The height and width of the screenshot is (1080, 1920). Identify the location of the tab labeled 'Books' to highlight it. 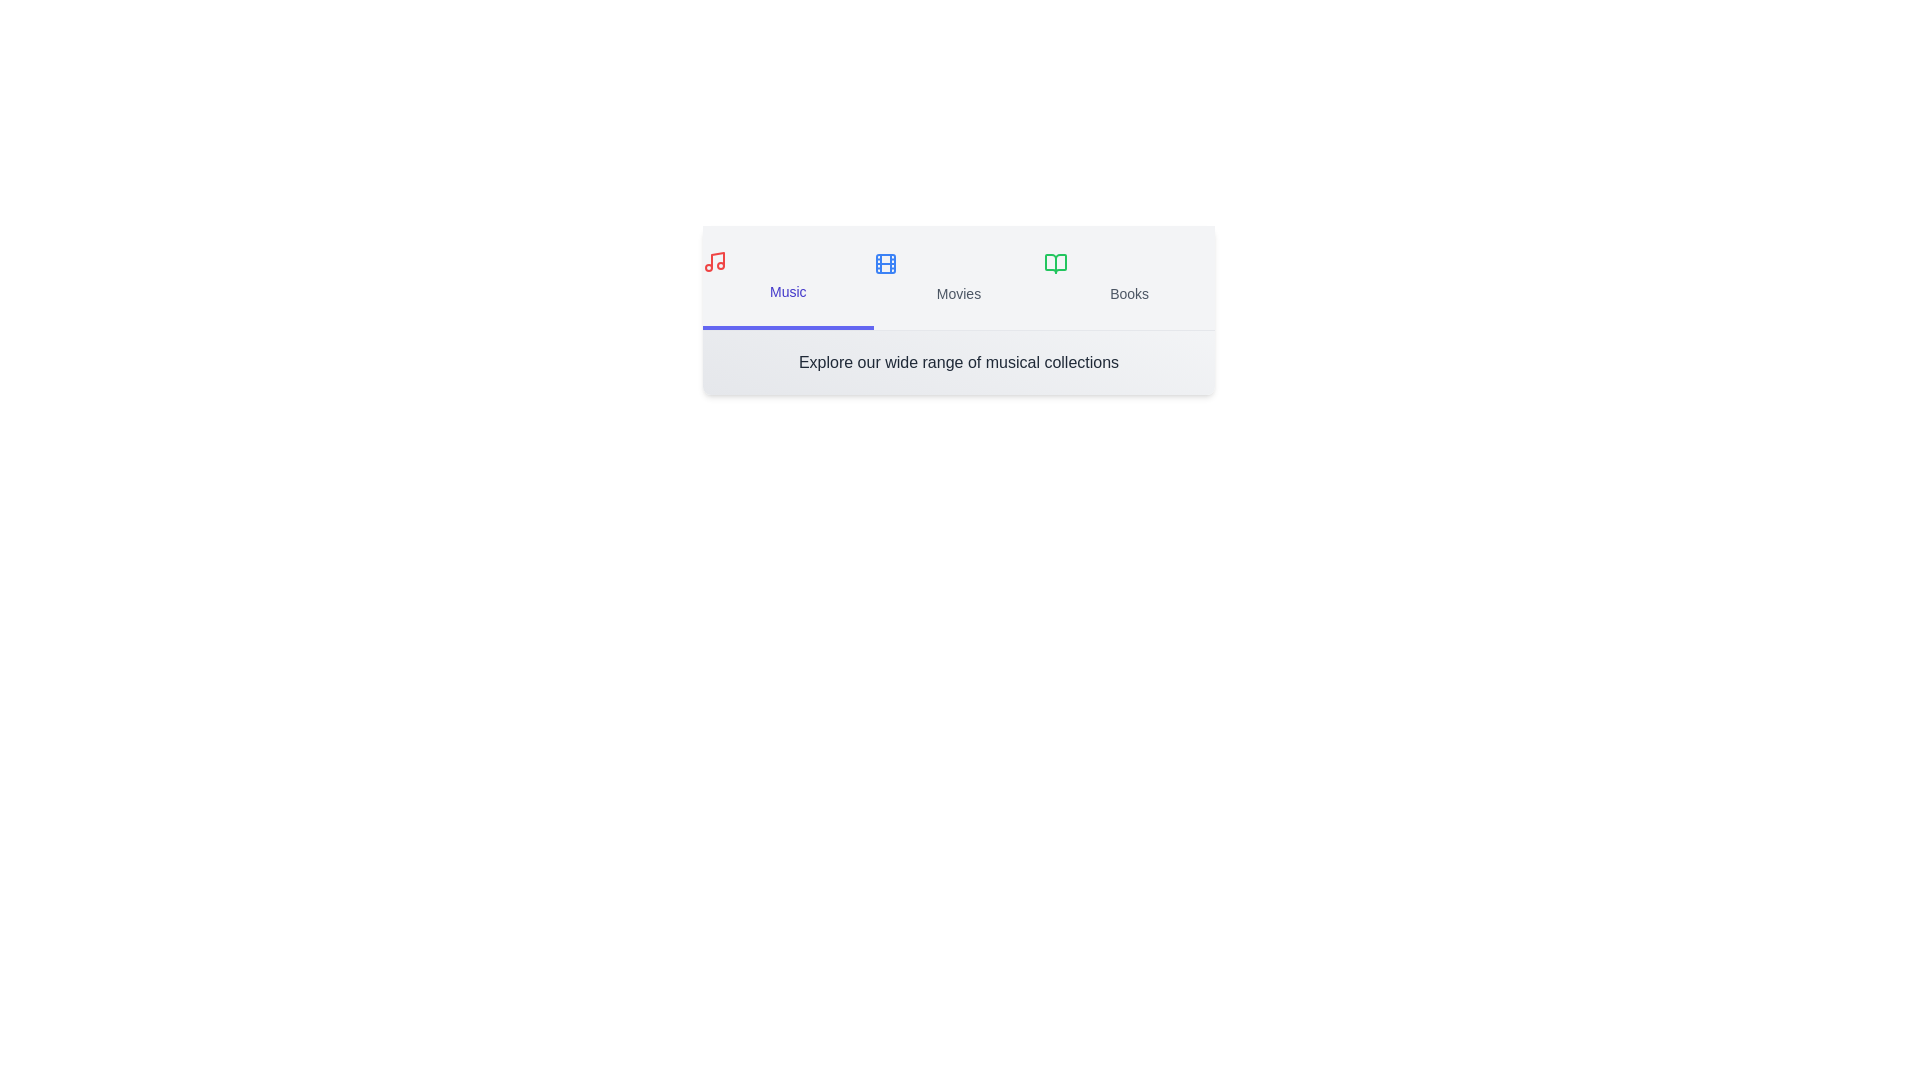
(1128, 277).